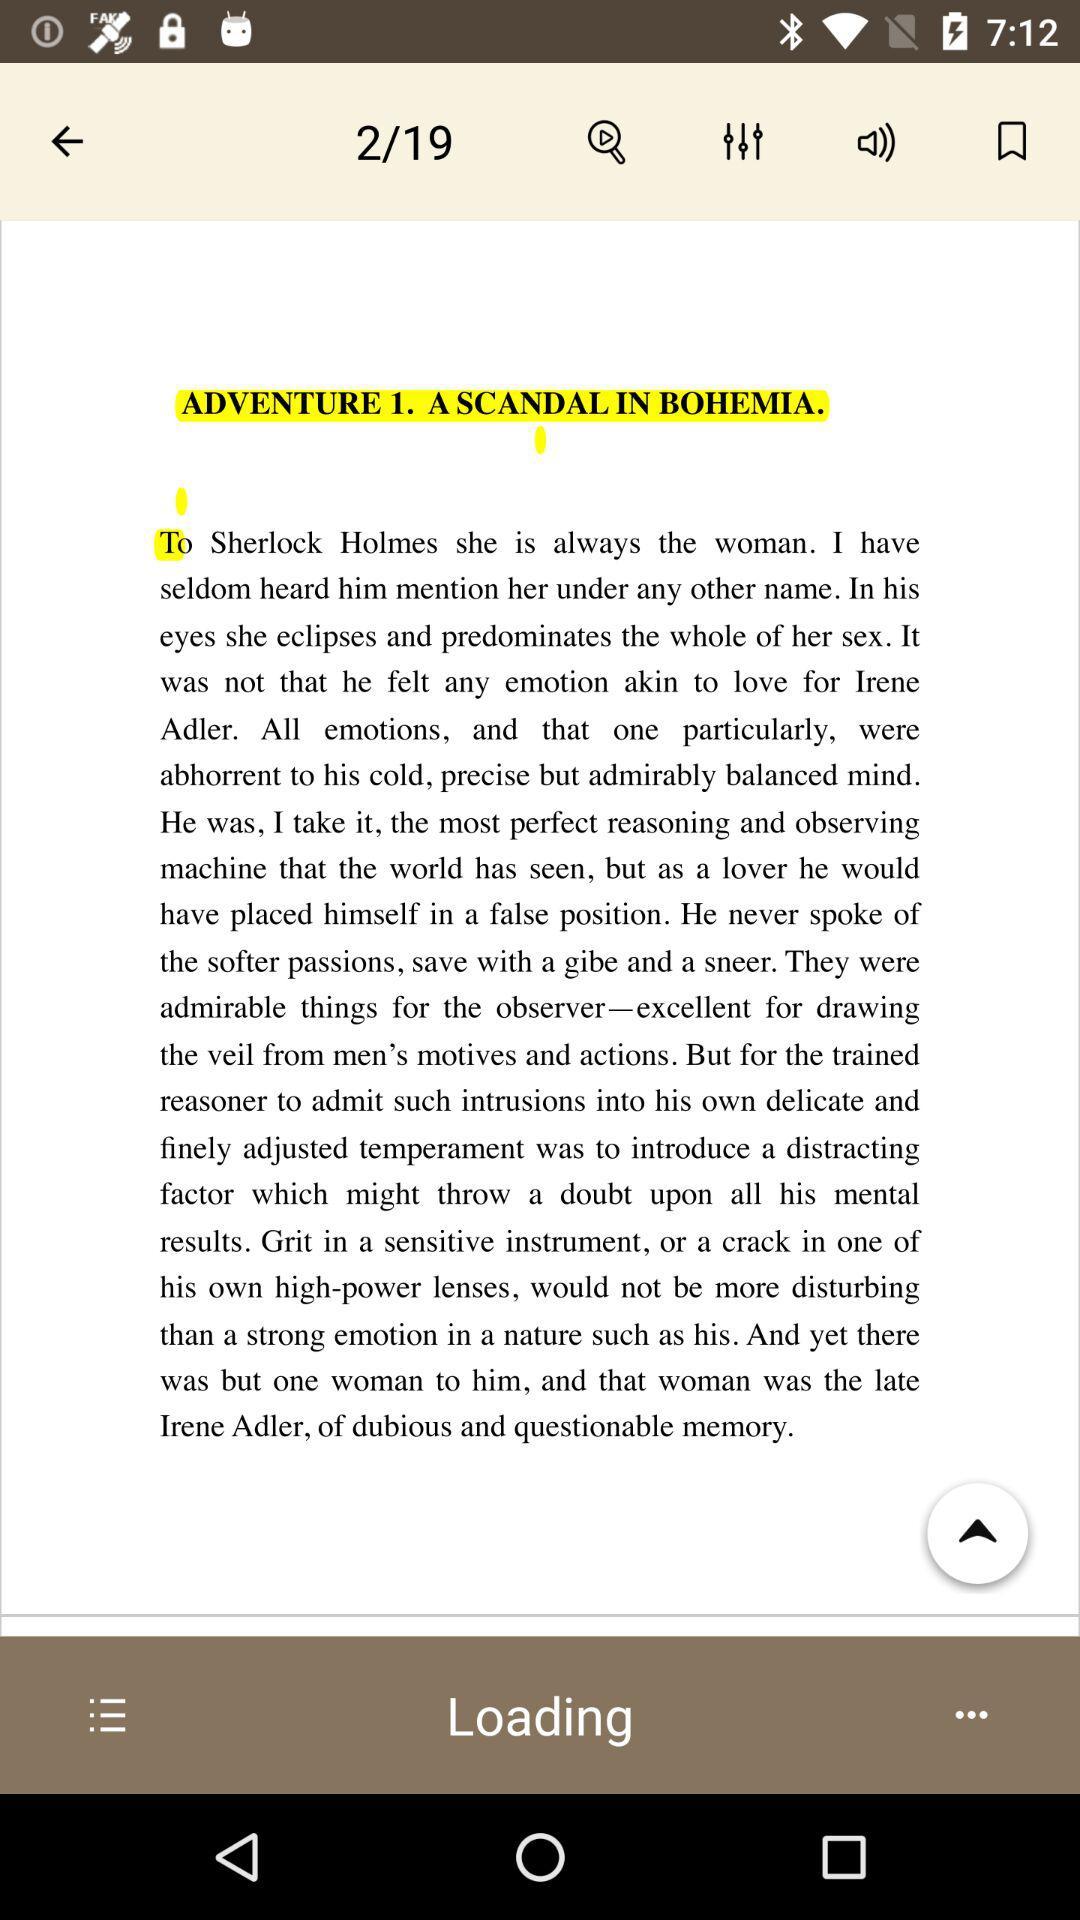 The image size is (1080, 1920). What do you see at coordinates (405, 140) in the screenshot?
I see `page 2 out of 19` at bounding box center [405, 140].